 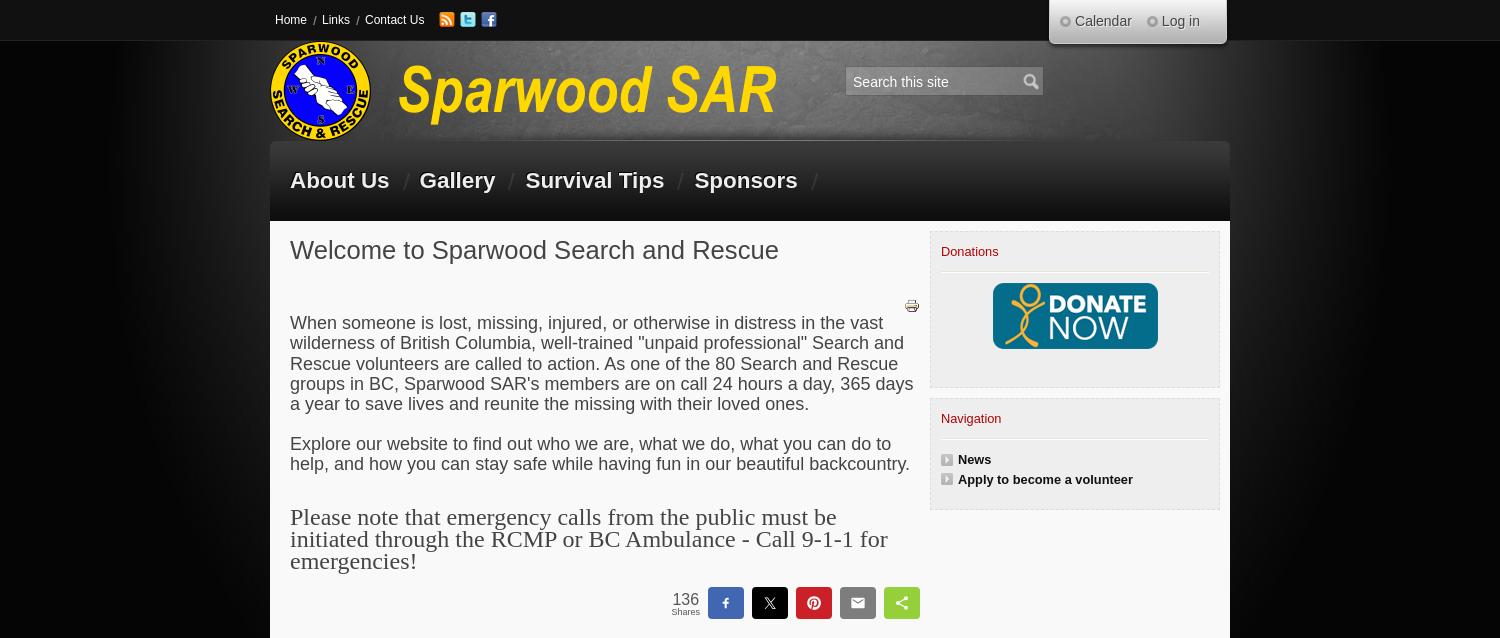 What do you see at coordinates (600, 363) in the screenshot?
I see `'When someone is lost, missing, injured, or otherwise in distress in the vast wilderness of British Columbia, well-trained "unpaid professional" Search and Rescue volunteers are called to action. As one of the 80 Search and Rescue groups in BC, Sparwood SAR's members are on call 24 hours a day, 365 days a year to save lives and reunite the missing with their loved ones.'` at bounding box center [600, 363].